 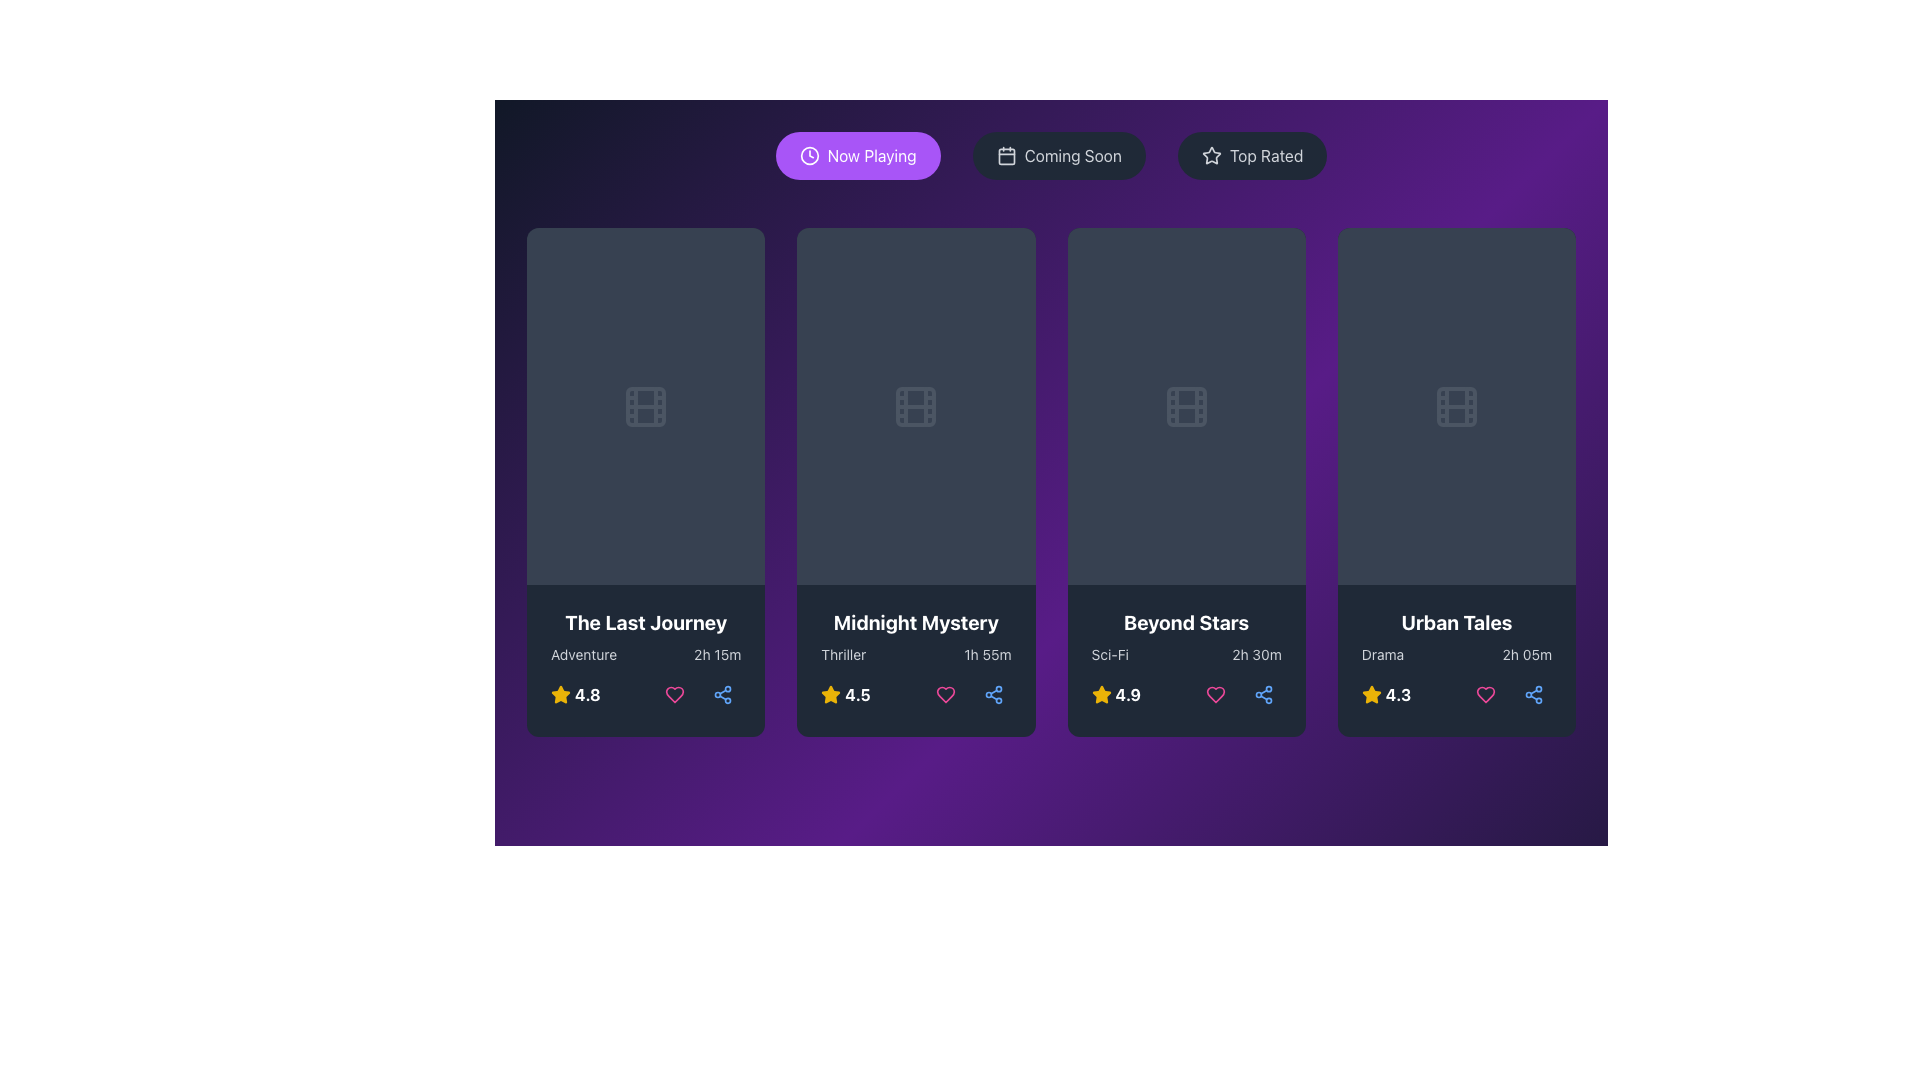 What do you see at coordinates (1381, 655) in the screenshot?
I see `the text label displaying 'Drama' located just below the title 'Urban Tales' in the movie card` at bounding box center [1381, 655].